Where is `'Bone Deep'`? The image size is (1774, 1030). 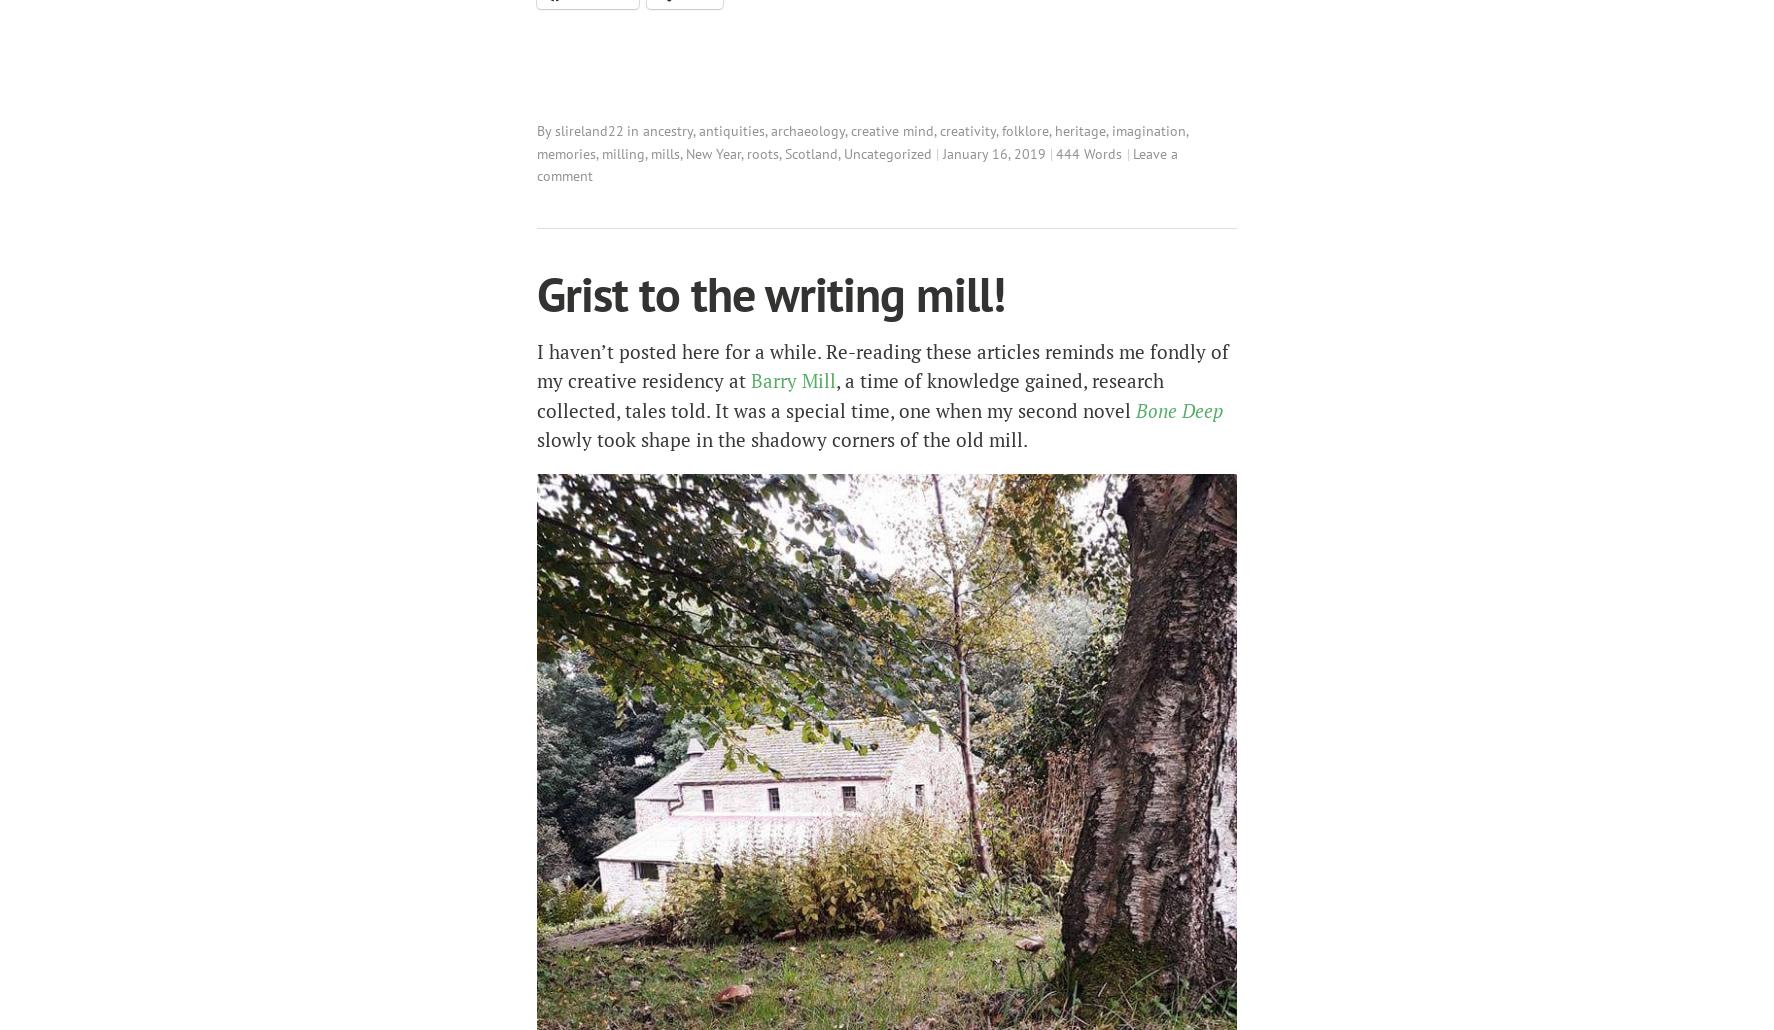
'Bone Deep' is located at coordinates (1179, 409).